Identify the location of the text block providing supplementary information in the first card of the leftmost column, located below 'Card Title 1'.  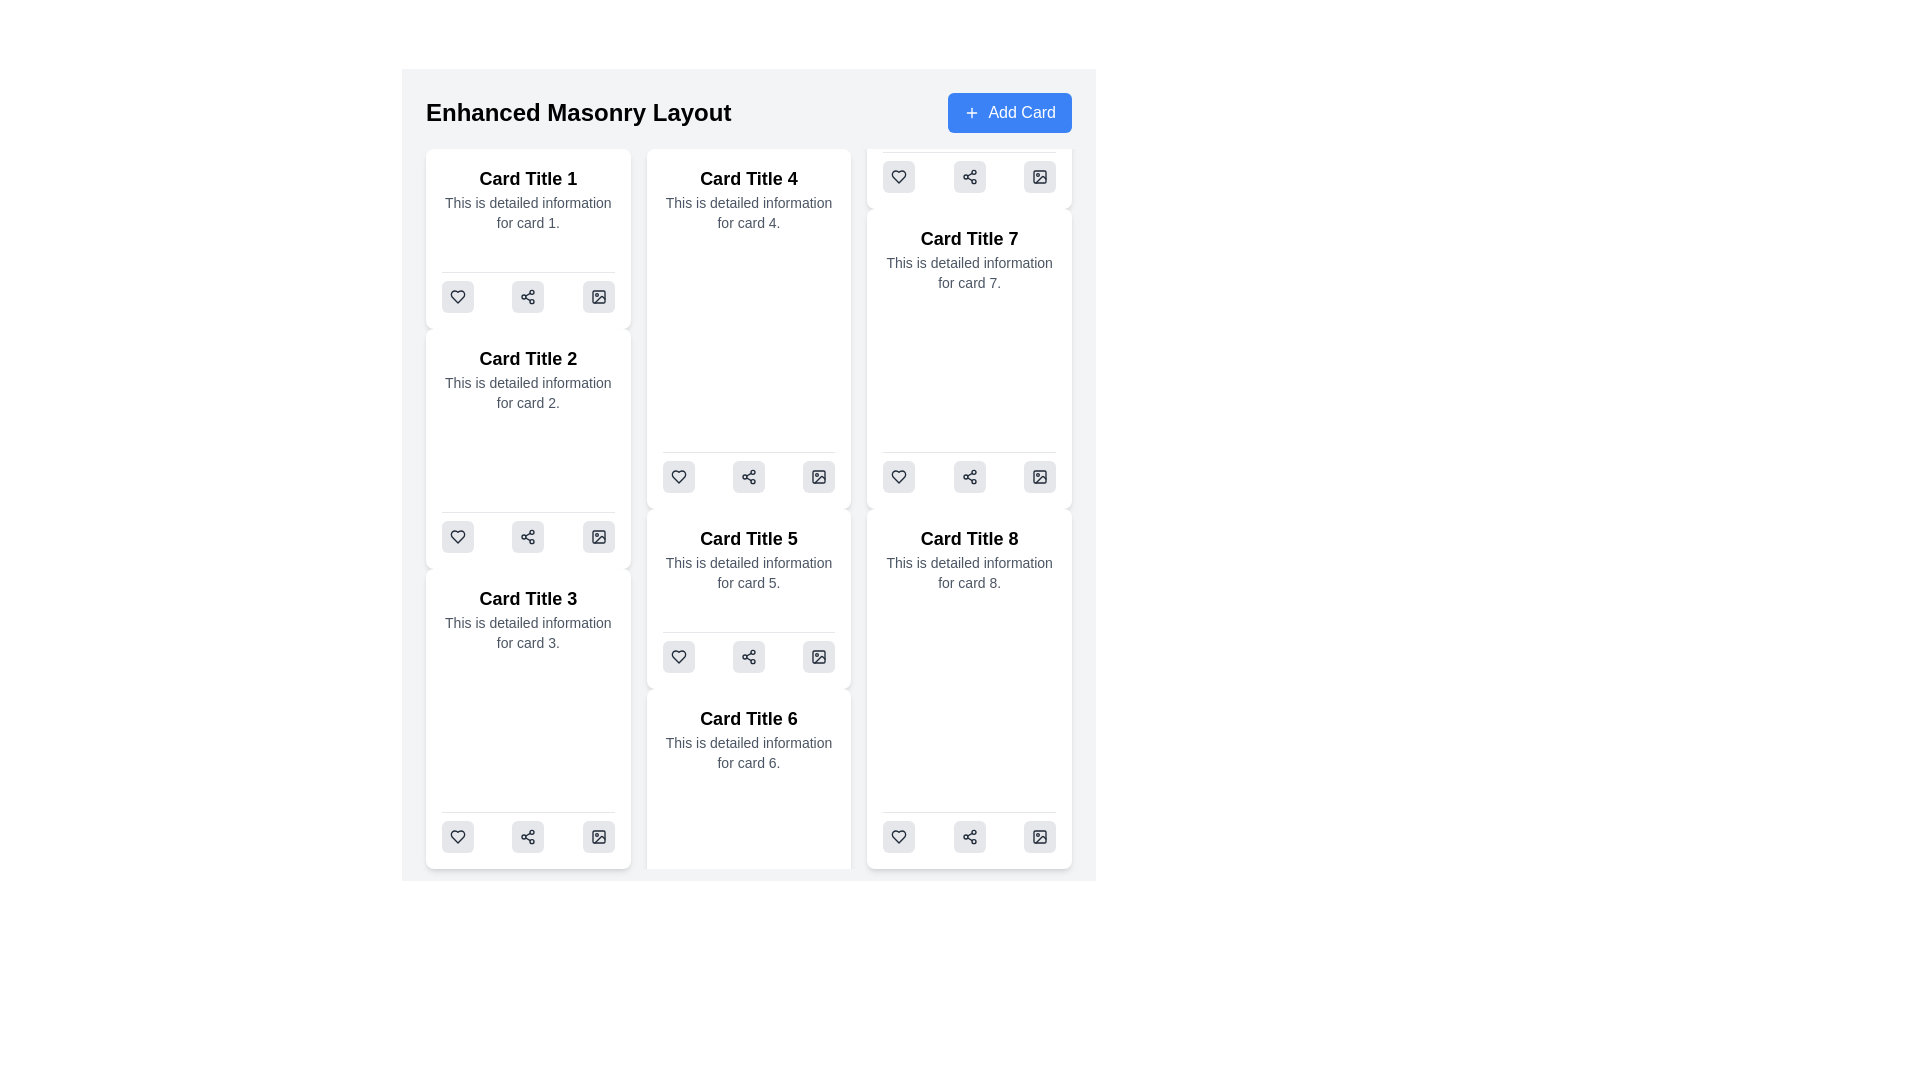
(528, 212).